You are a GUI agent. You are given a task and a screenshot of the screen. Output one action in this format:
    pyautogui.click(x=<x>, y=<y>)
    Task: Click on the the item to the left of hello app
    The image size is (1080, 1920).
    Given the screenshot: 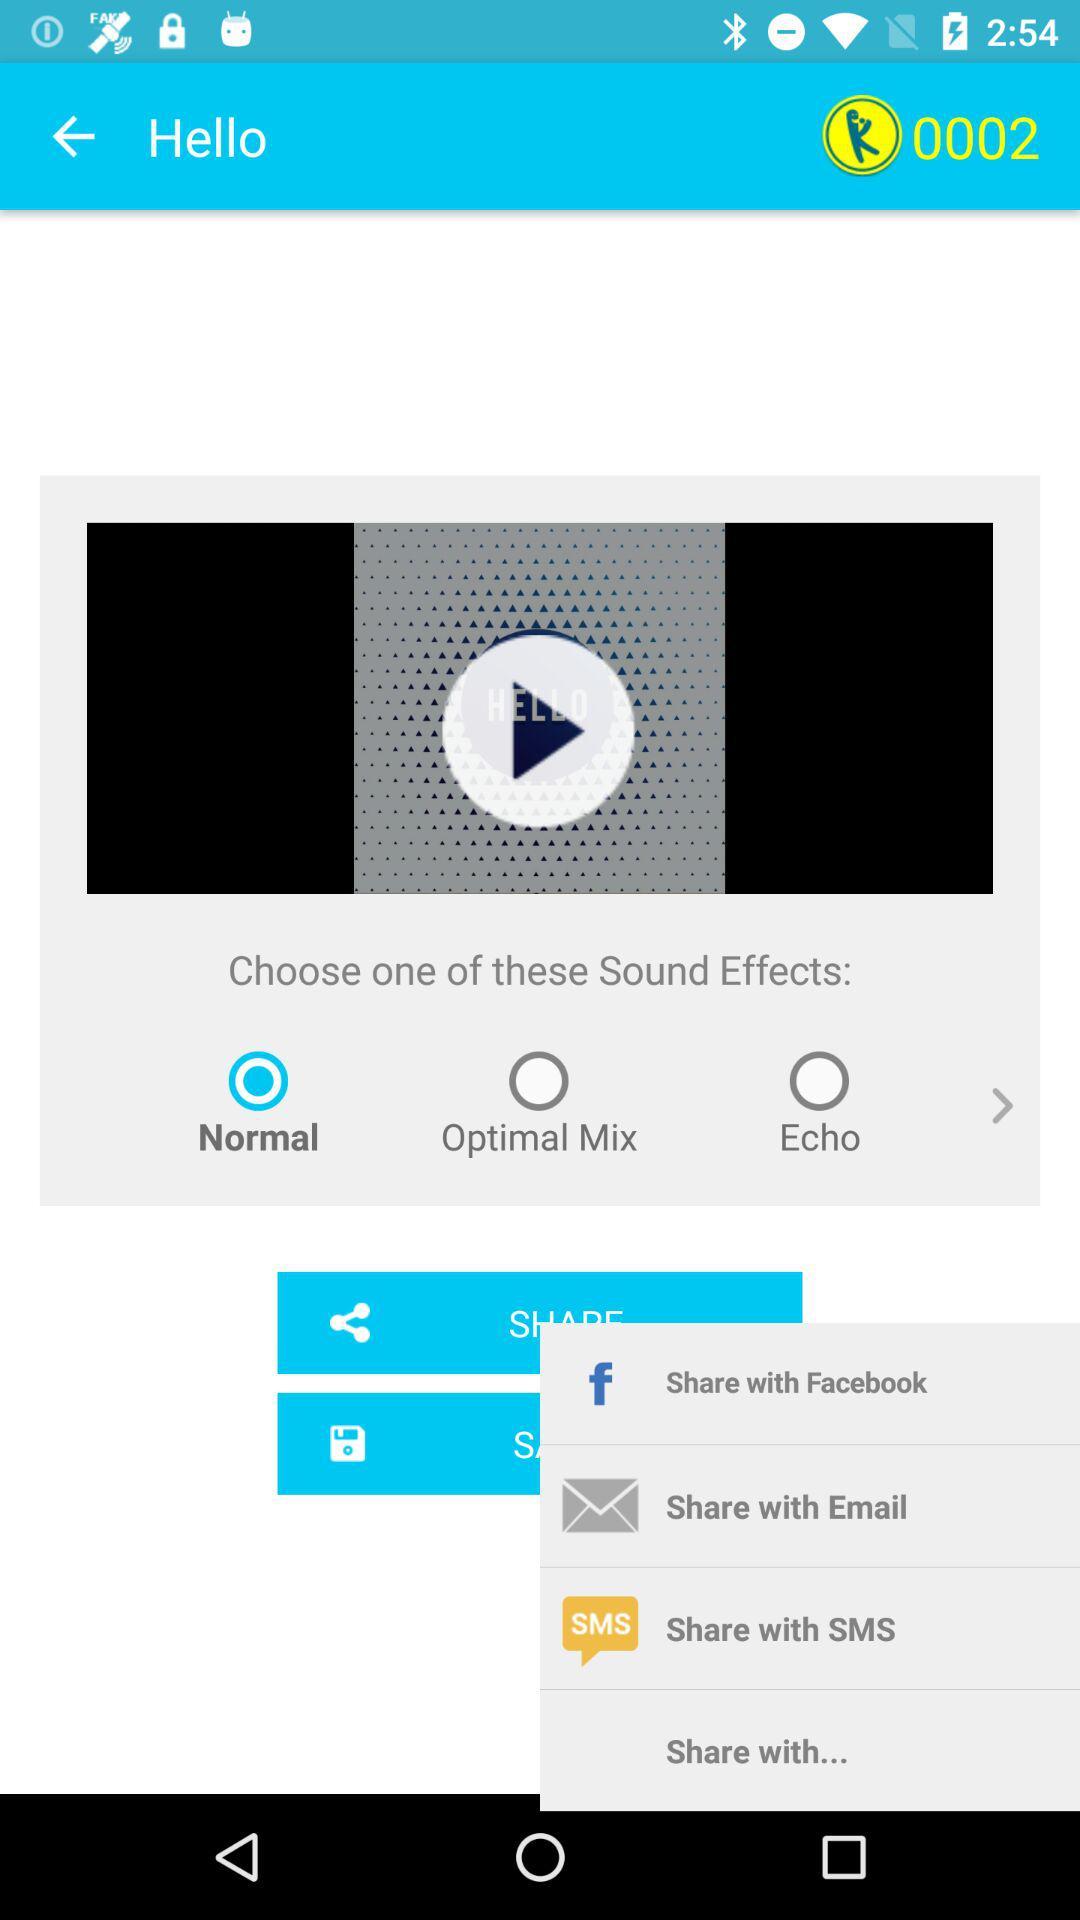 What is the action you would take?
    pyautogui.click(x=72, y=135)
    